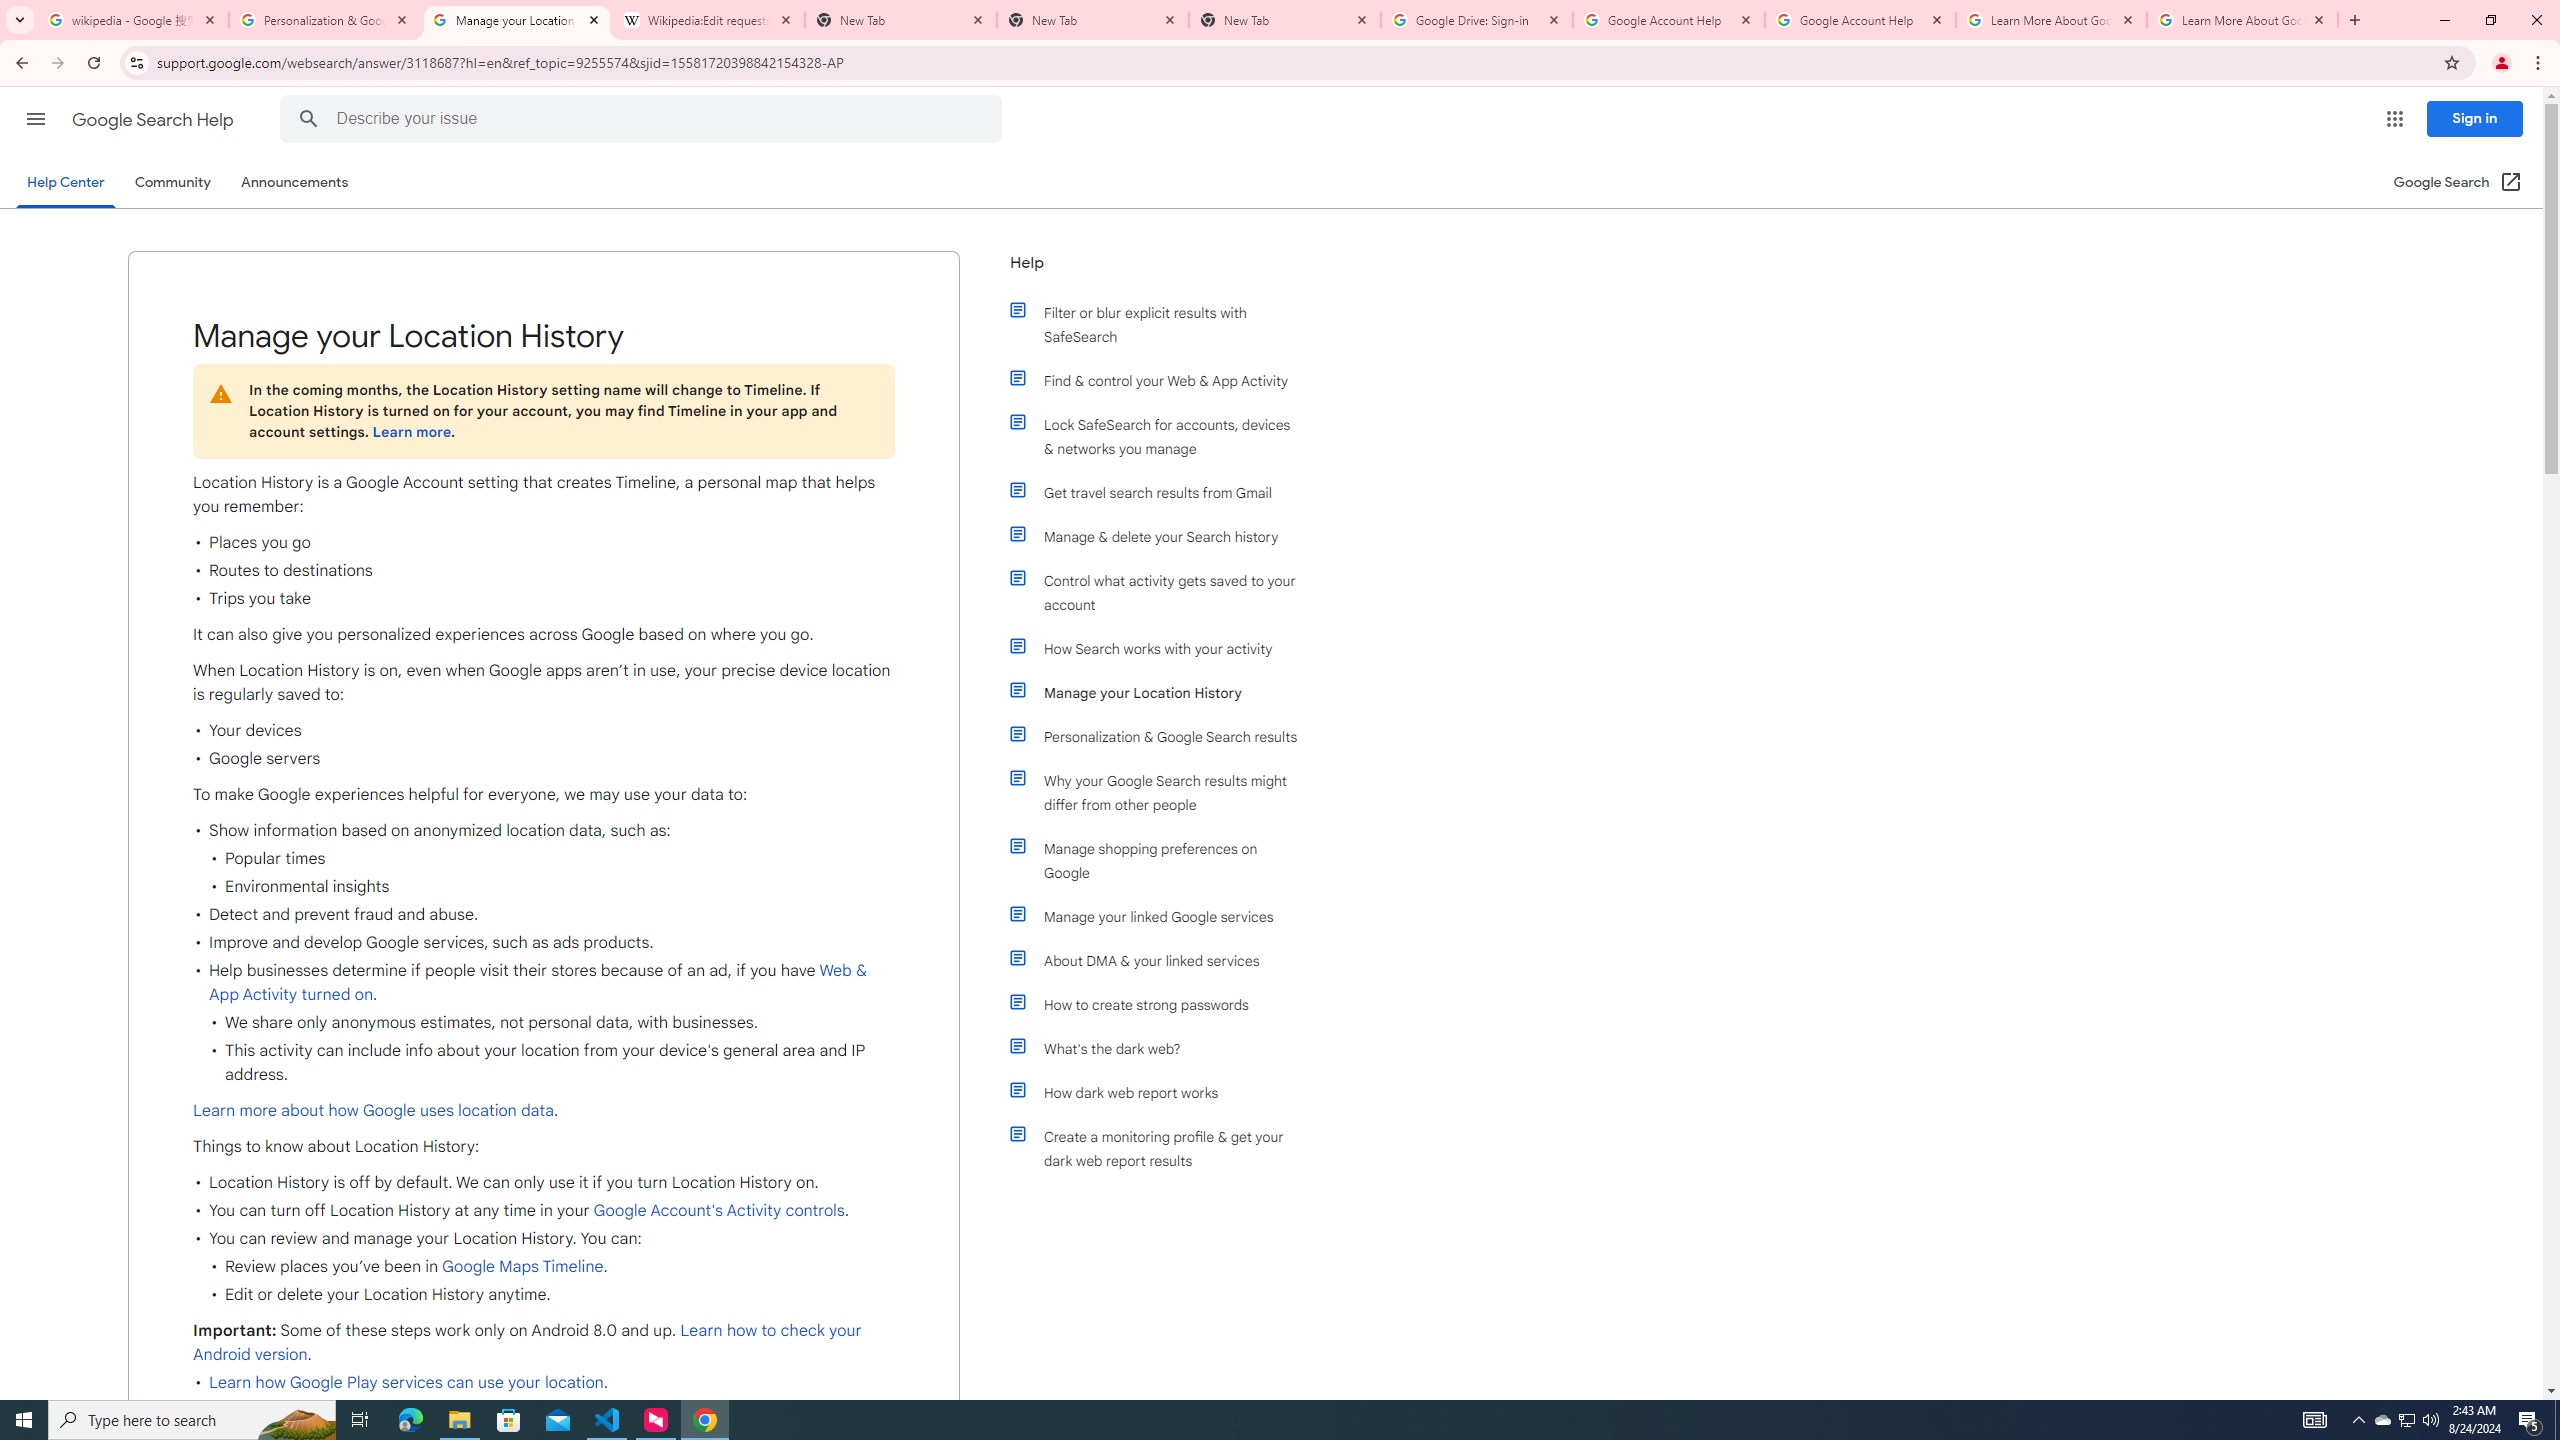  I want to click on 'Community', so click(171, 181).